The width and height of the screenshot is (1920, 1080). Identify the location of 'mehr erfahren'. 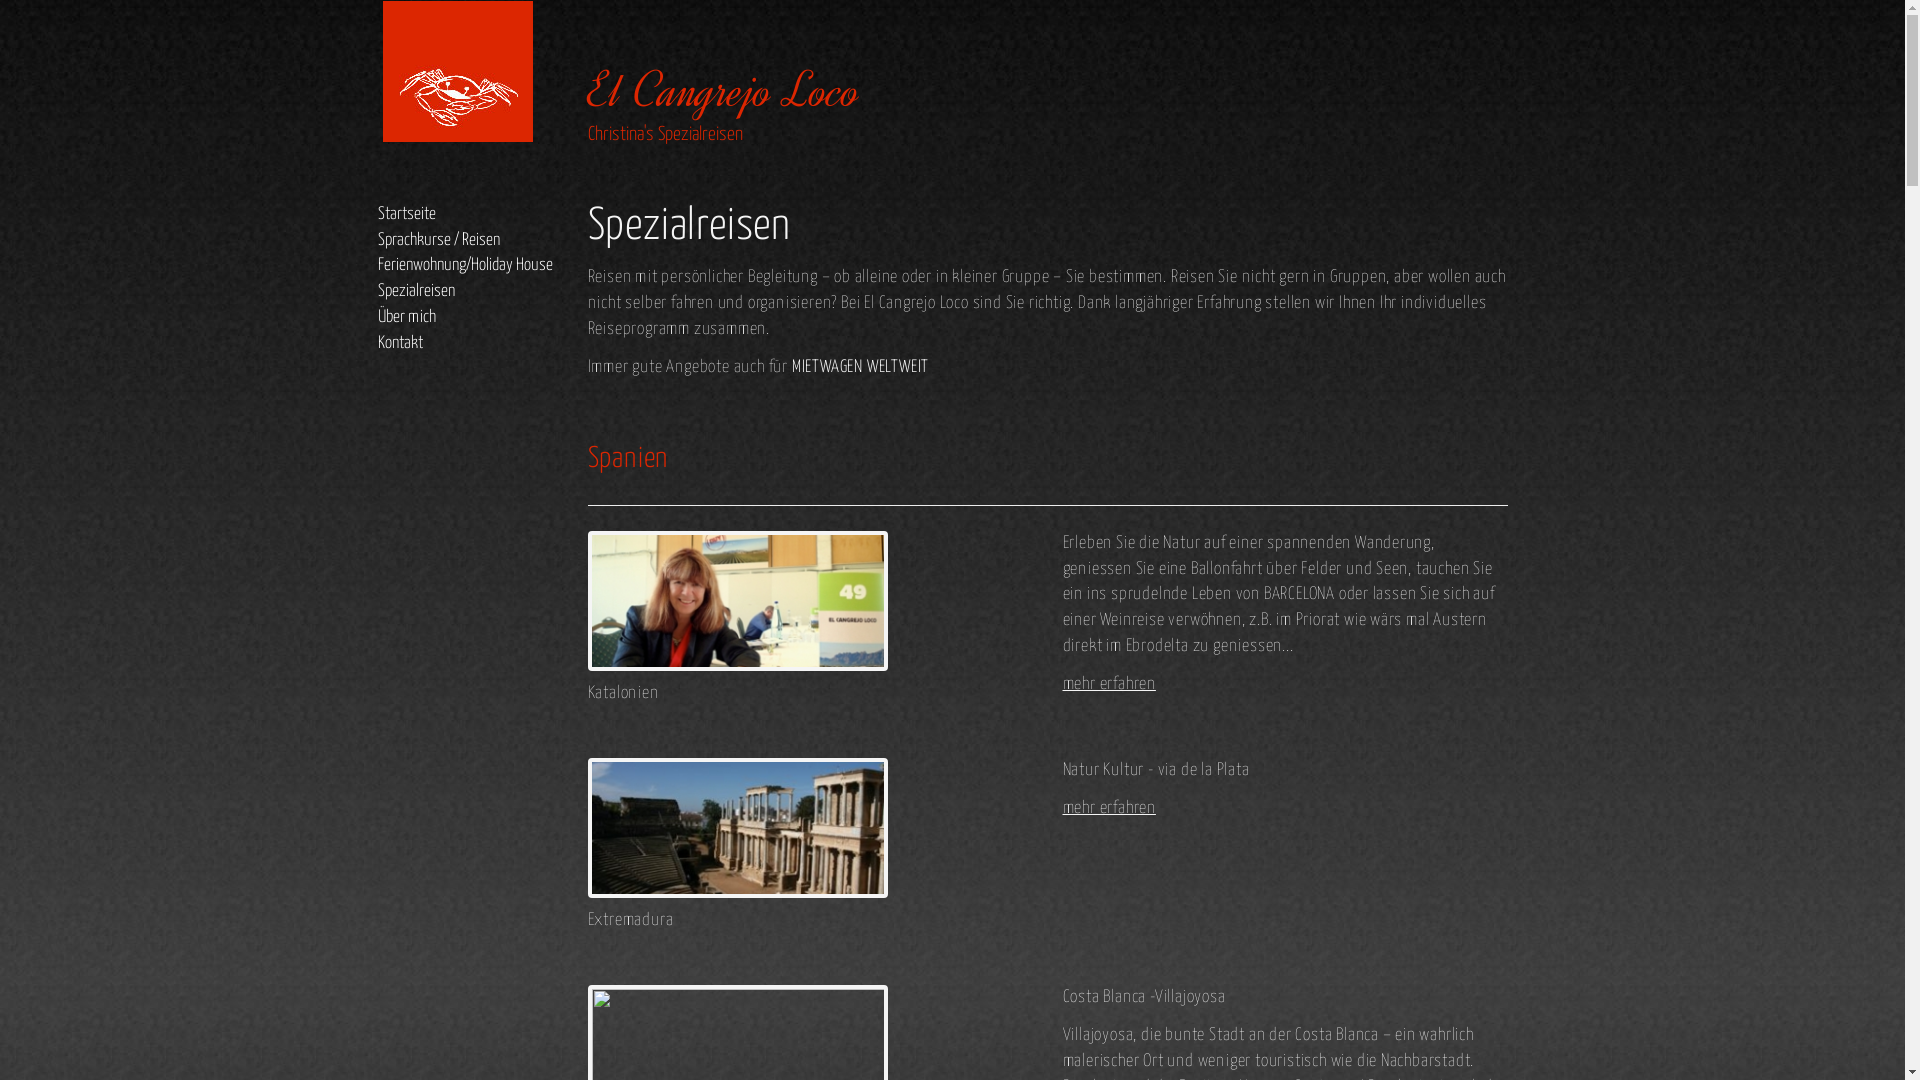
(1060, 683).